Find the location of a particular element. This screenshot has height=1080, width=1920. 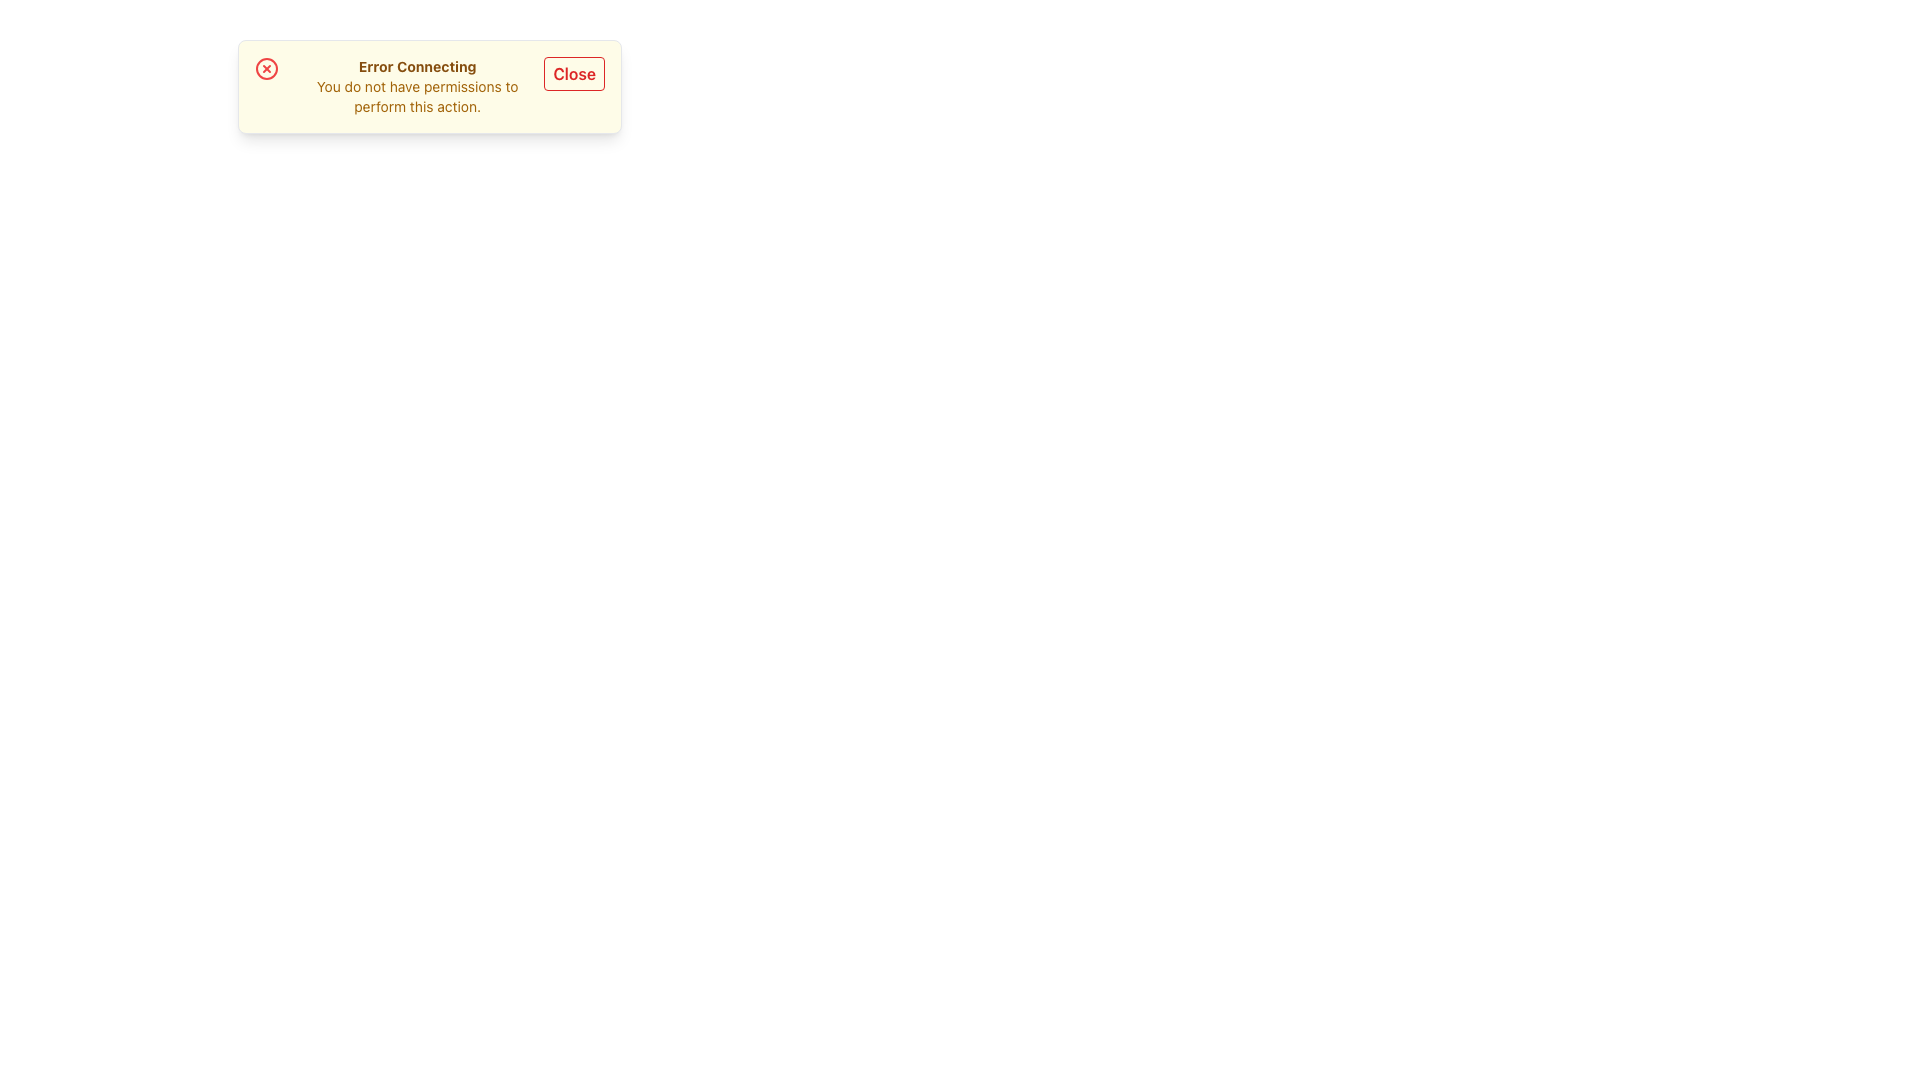

the text label that displays the message 'You do not have permissions to perform this action.' which is styled in small yellow font and is located below the bolded heading 'Error Connecting' within a notification box is located at coordinates (416, 96).